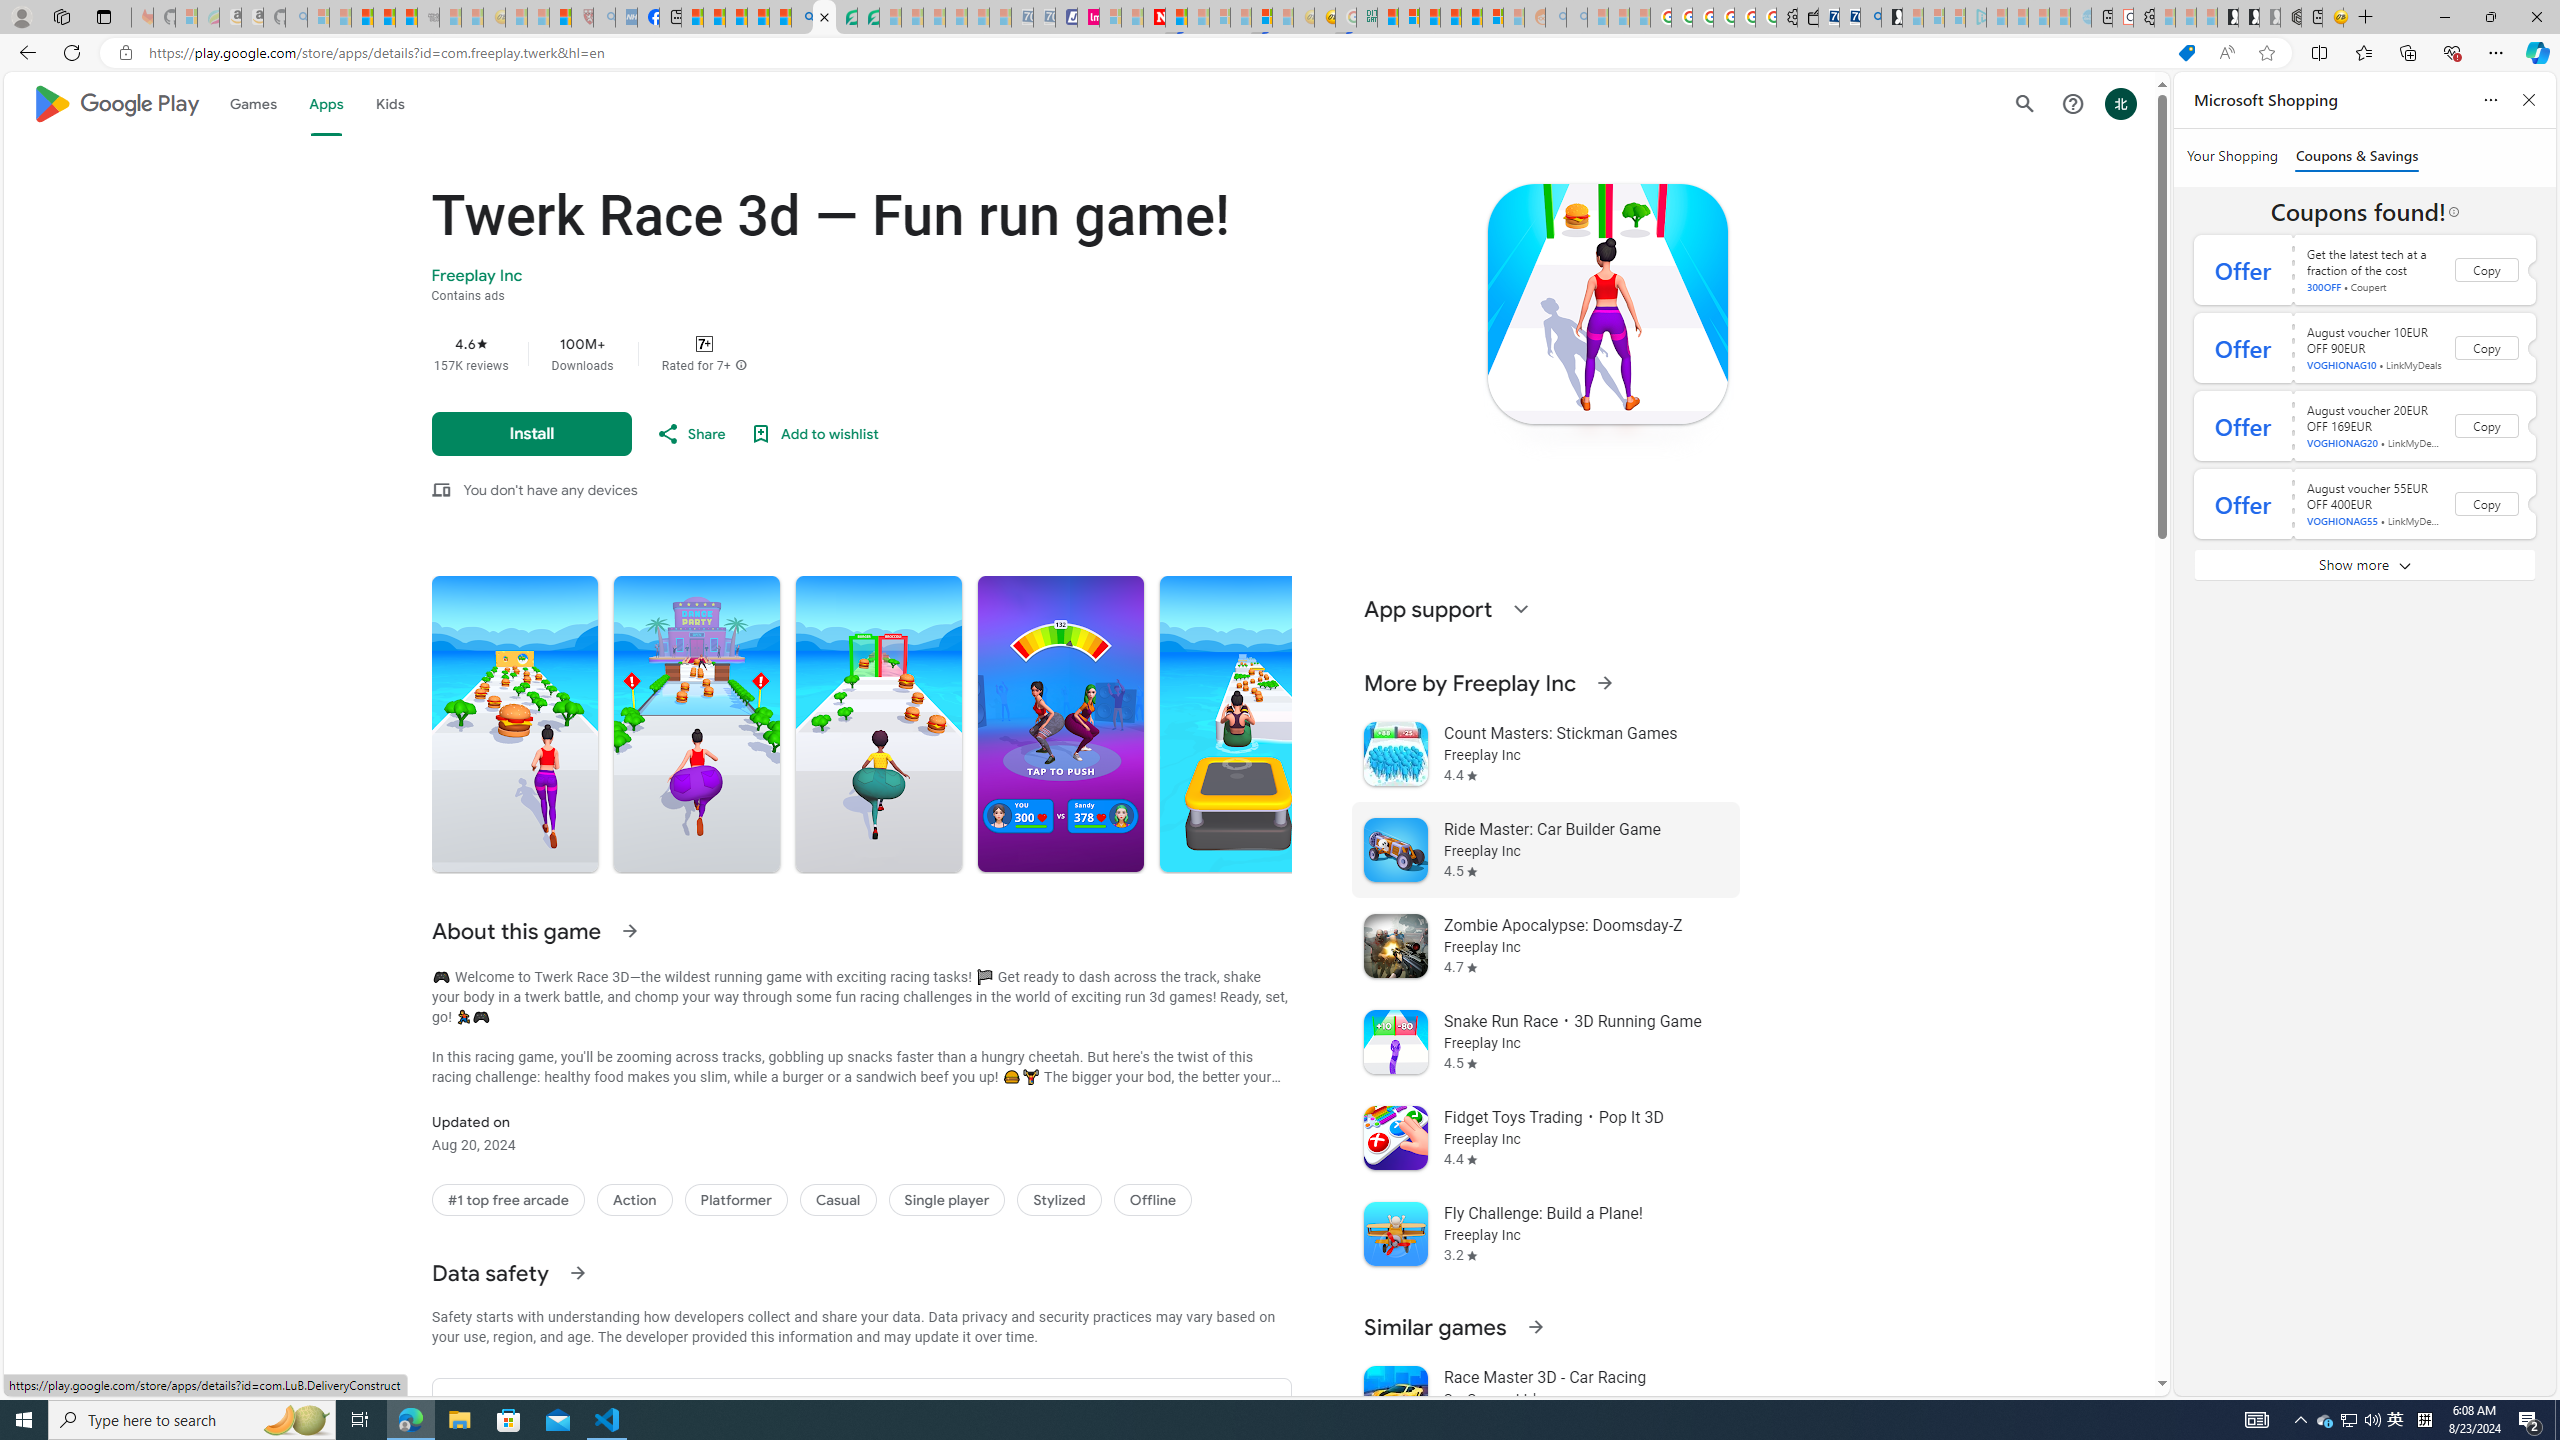 The width and height of the screenshot is (2560, 1440). I want to click on 'Platformer', so click(735, 1199).